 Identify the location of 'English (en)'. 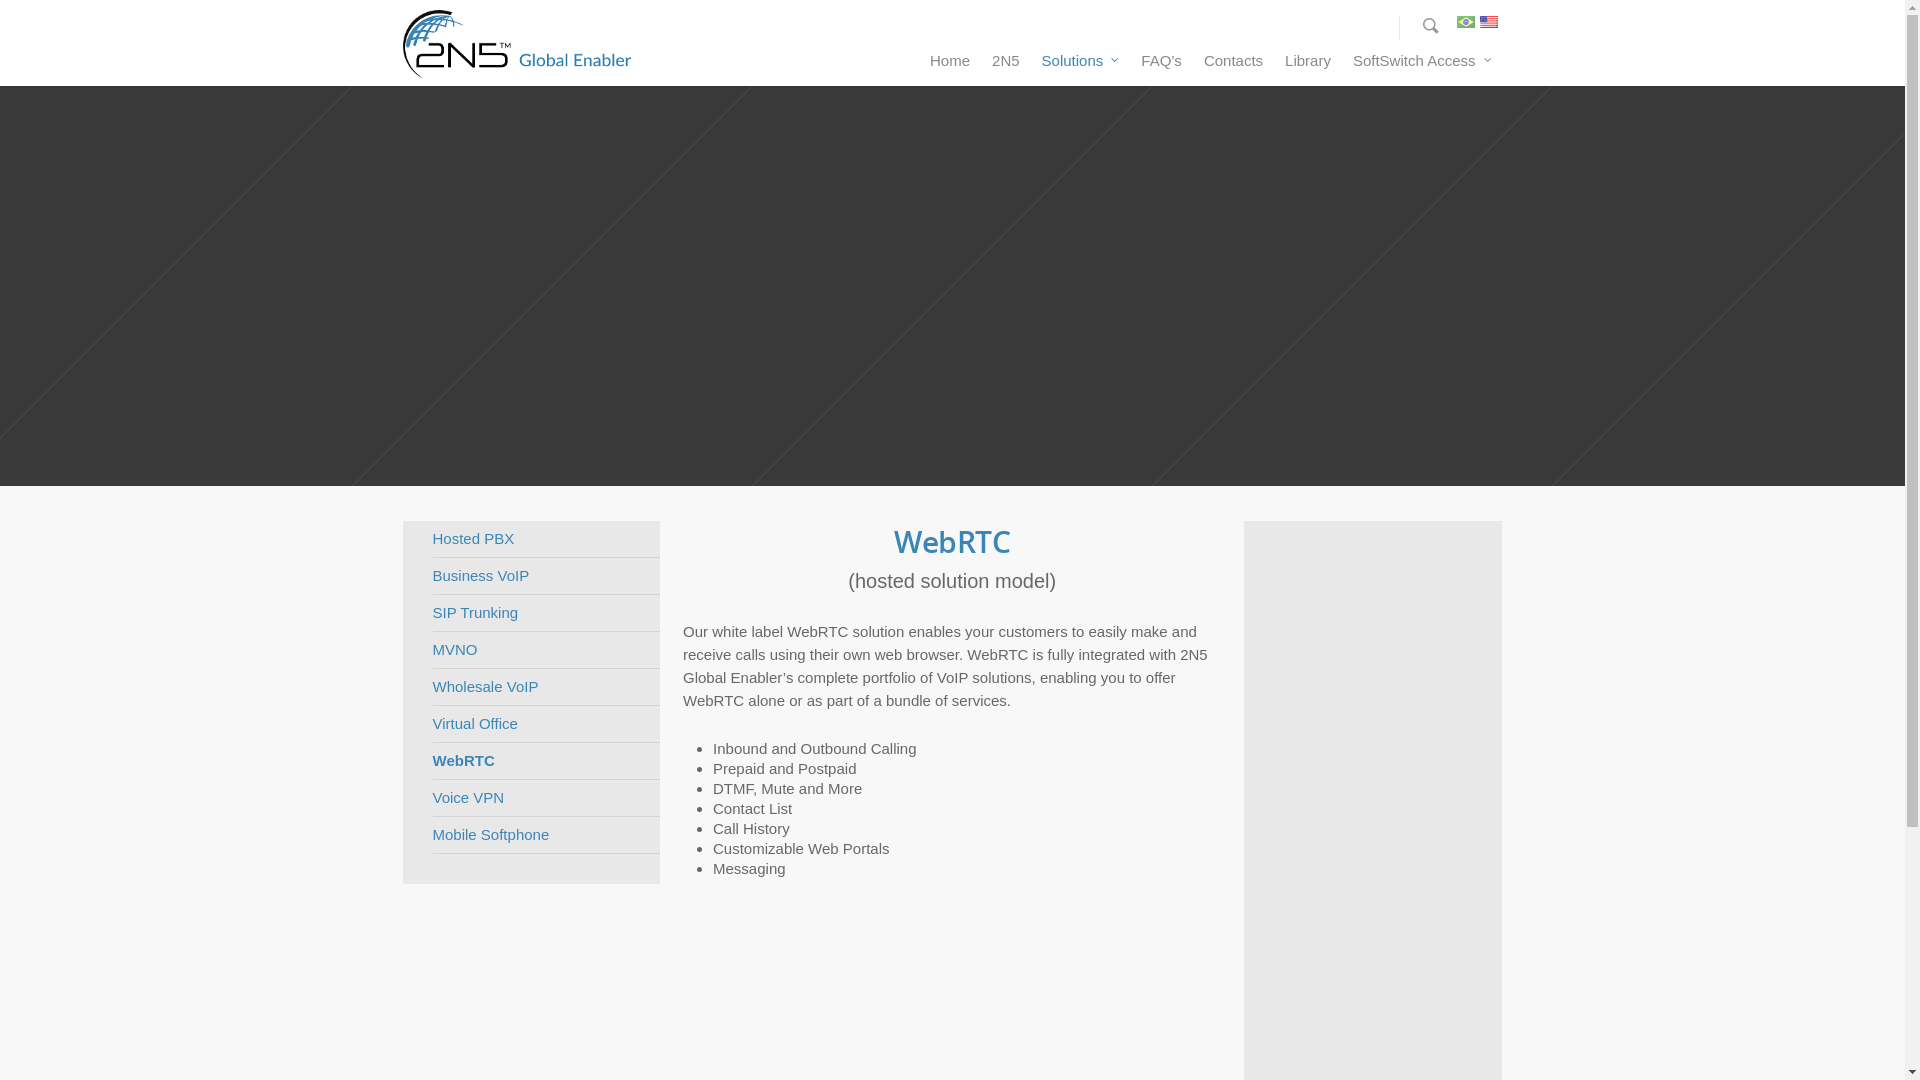
(1488, 27).